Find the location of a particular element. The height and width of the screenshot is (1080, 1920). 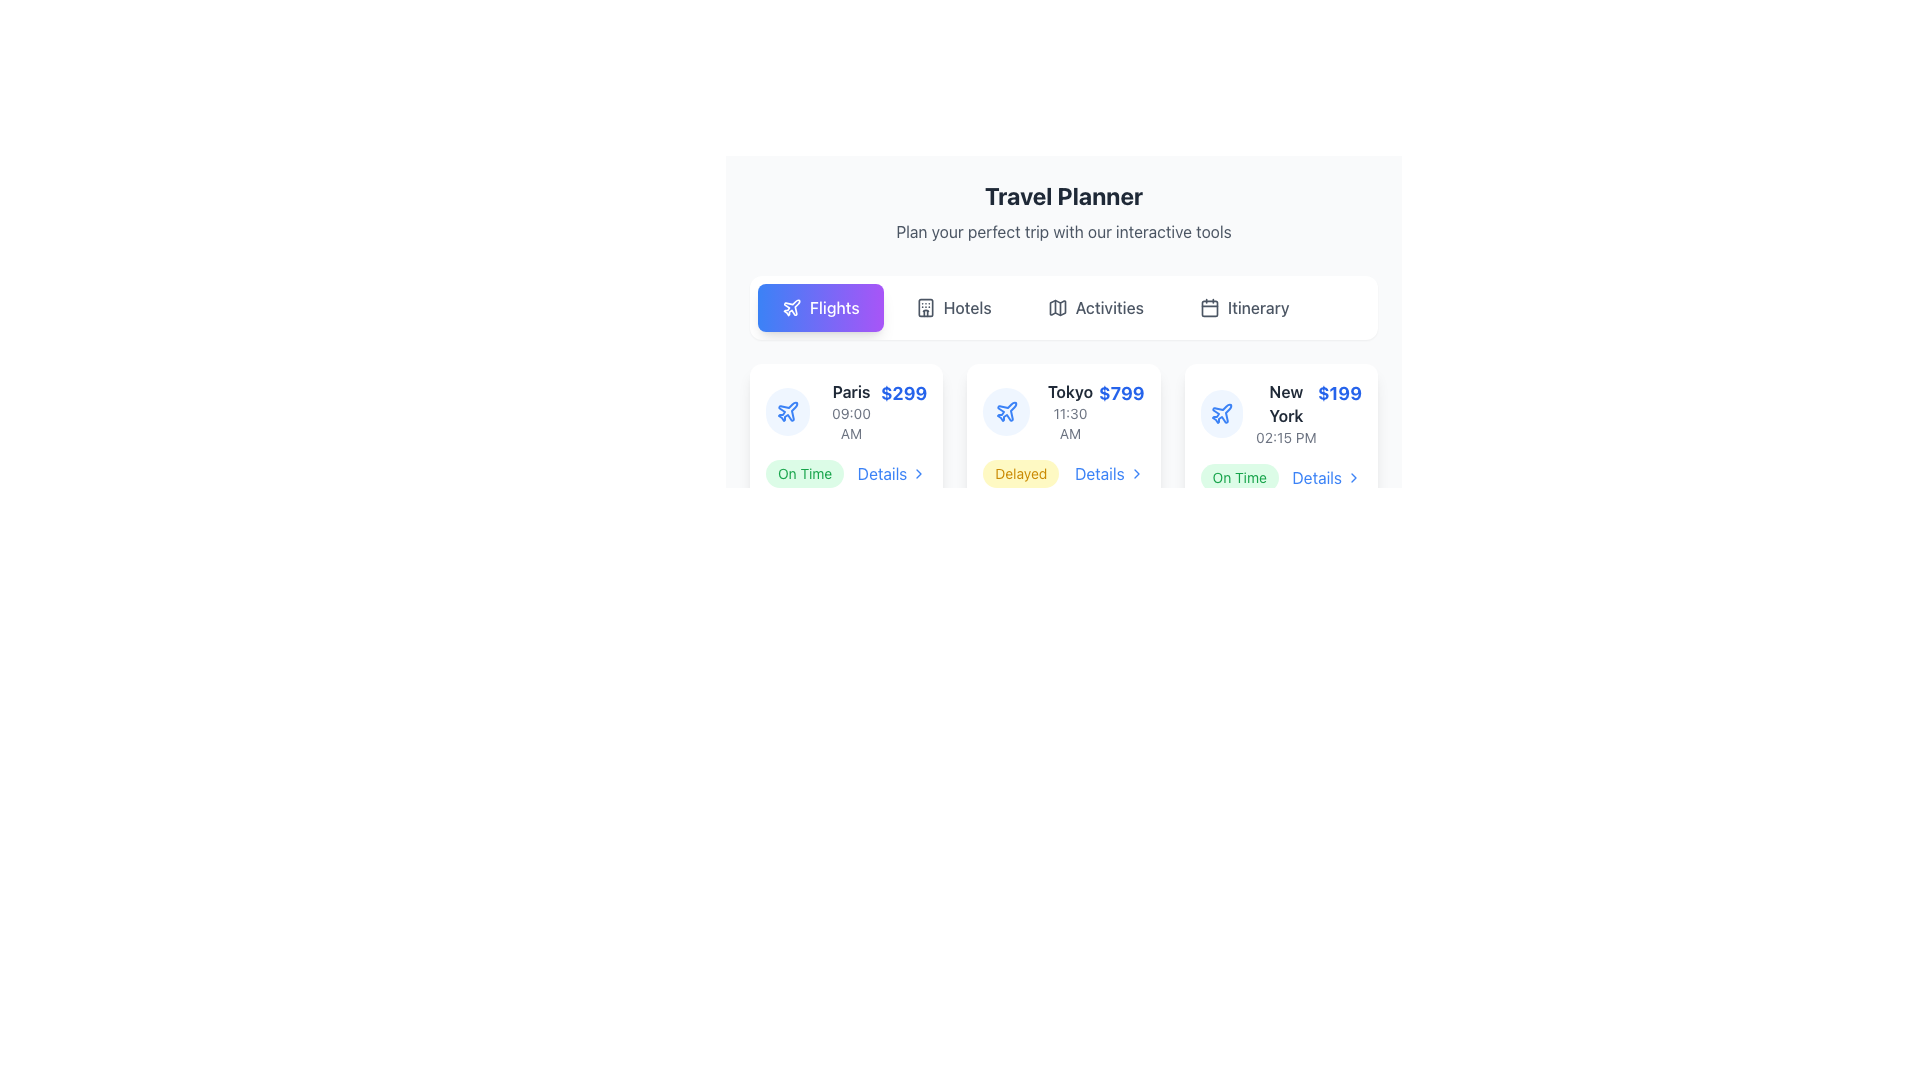

the rightward-pointing chevron icon located immediately to the right of the 'Details' text in the second travel card indicating 'Tokyo $799 11:30 AM' is located at coordinates (1136, 474).